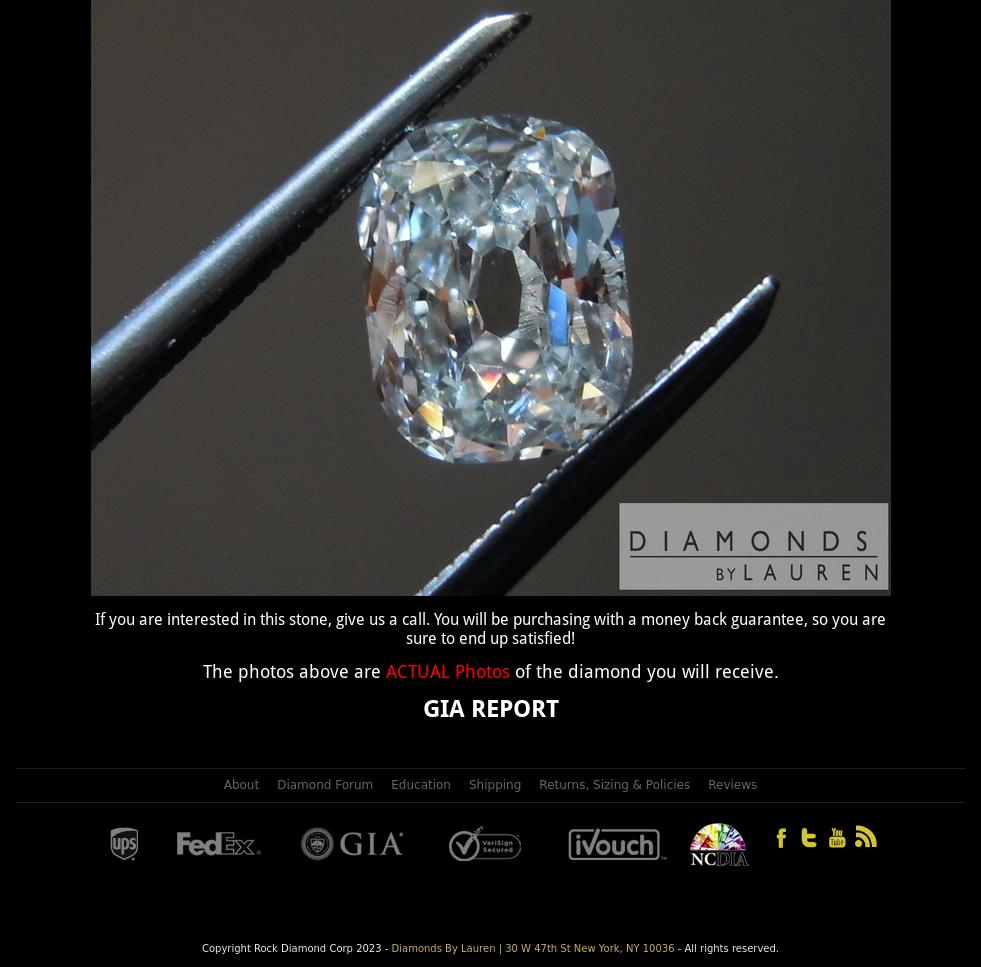  Describe the element at coordinates (292, 671) in the screenshot. I see `'The photos above are'` at that location.